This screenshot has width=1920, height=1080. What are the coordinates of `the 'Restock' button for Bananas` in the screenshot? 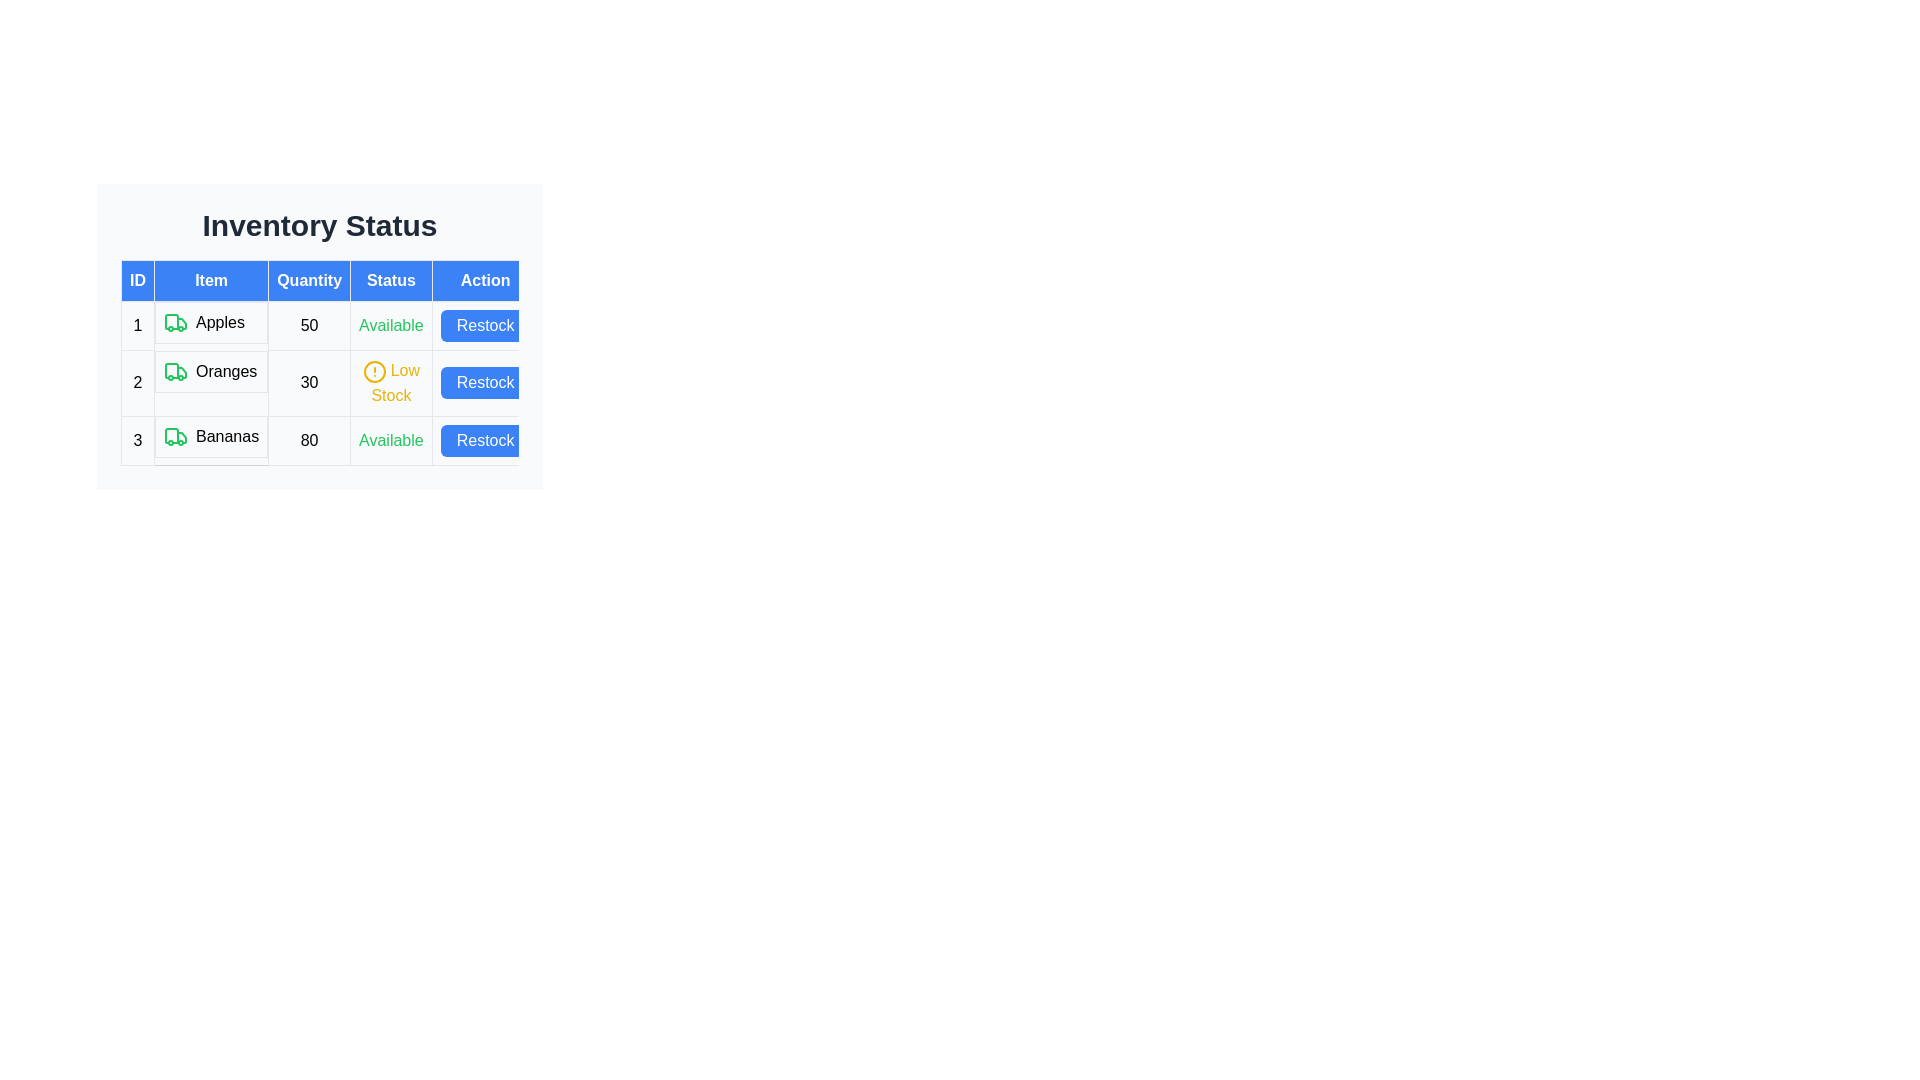 It's located at (485, 439).